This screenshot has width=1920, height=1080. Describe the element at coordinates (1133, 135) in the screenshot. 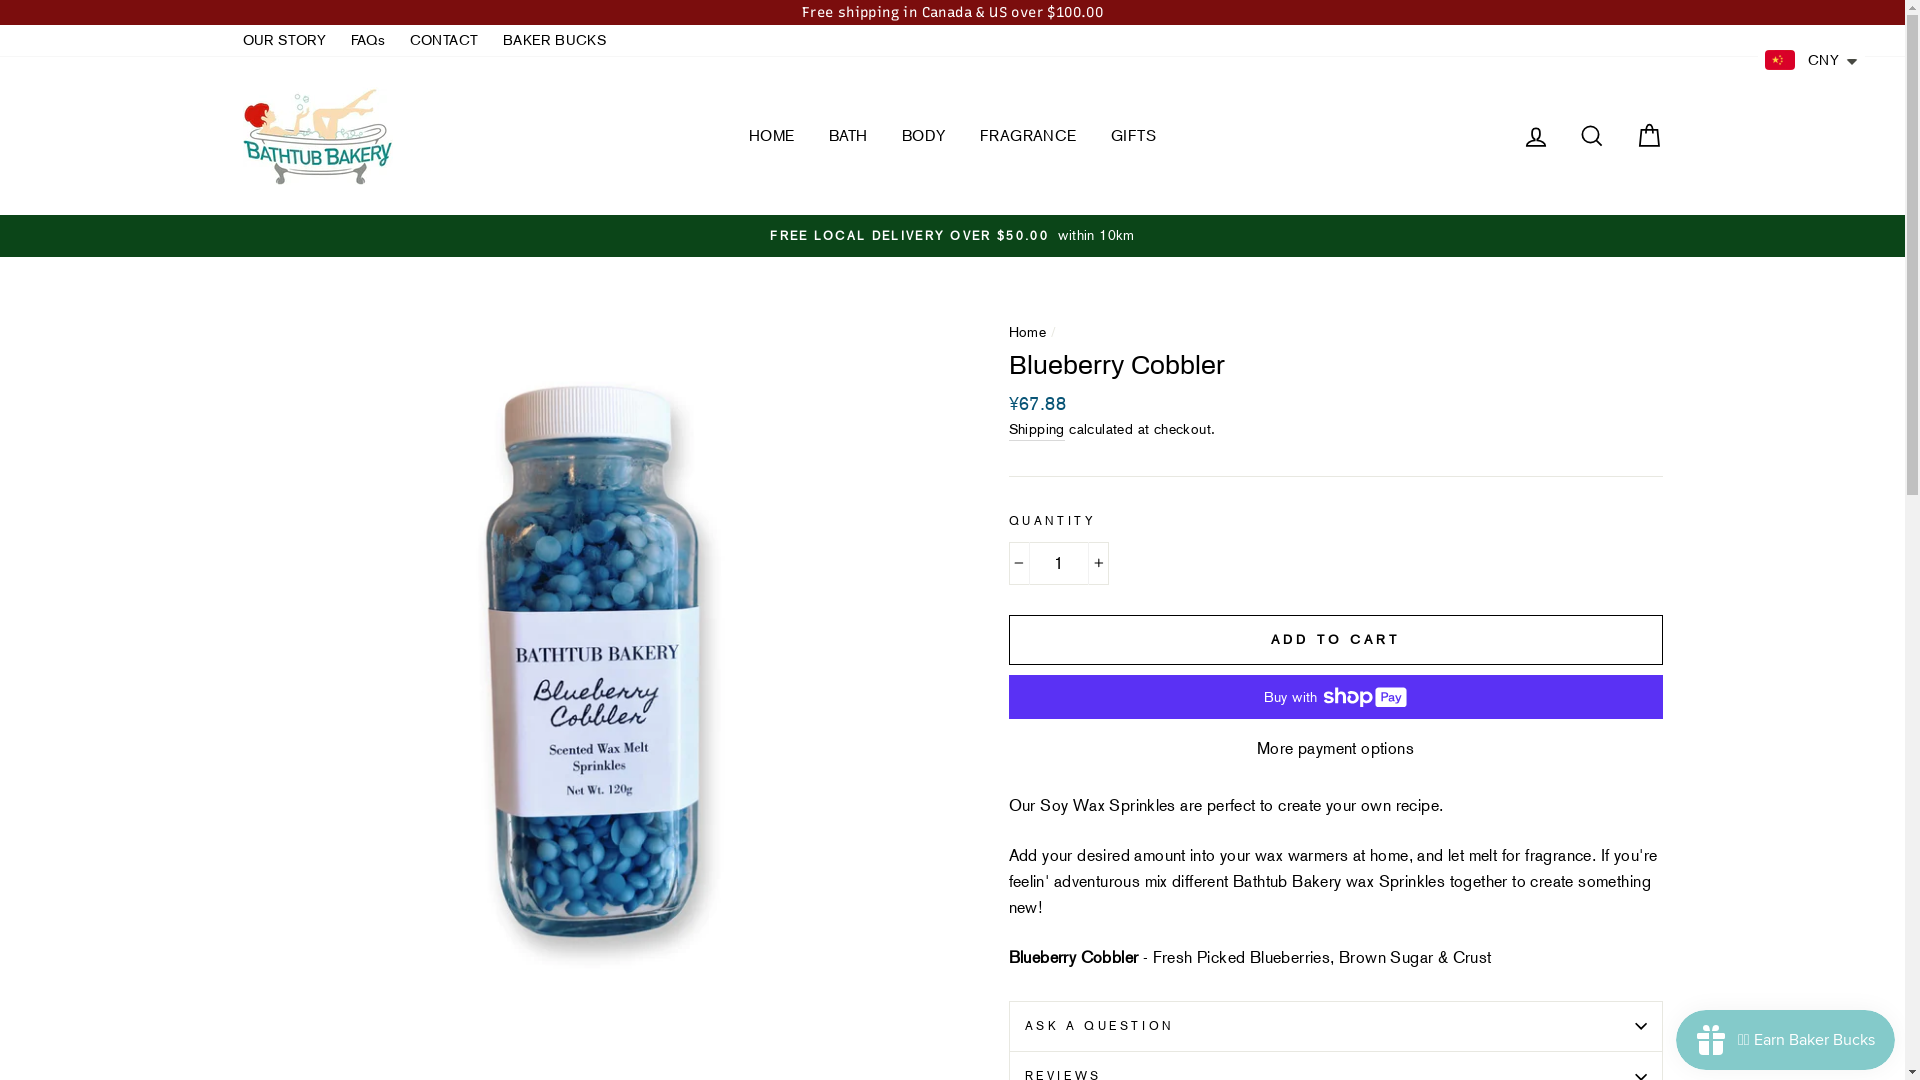

I see `'GIFTS'` at that location.